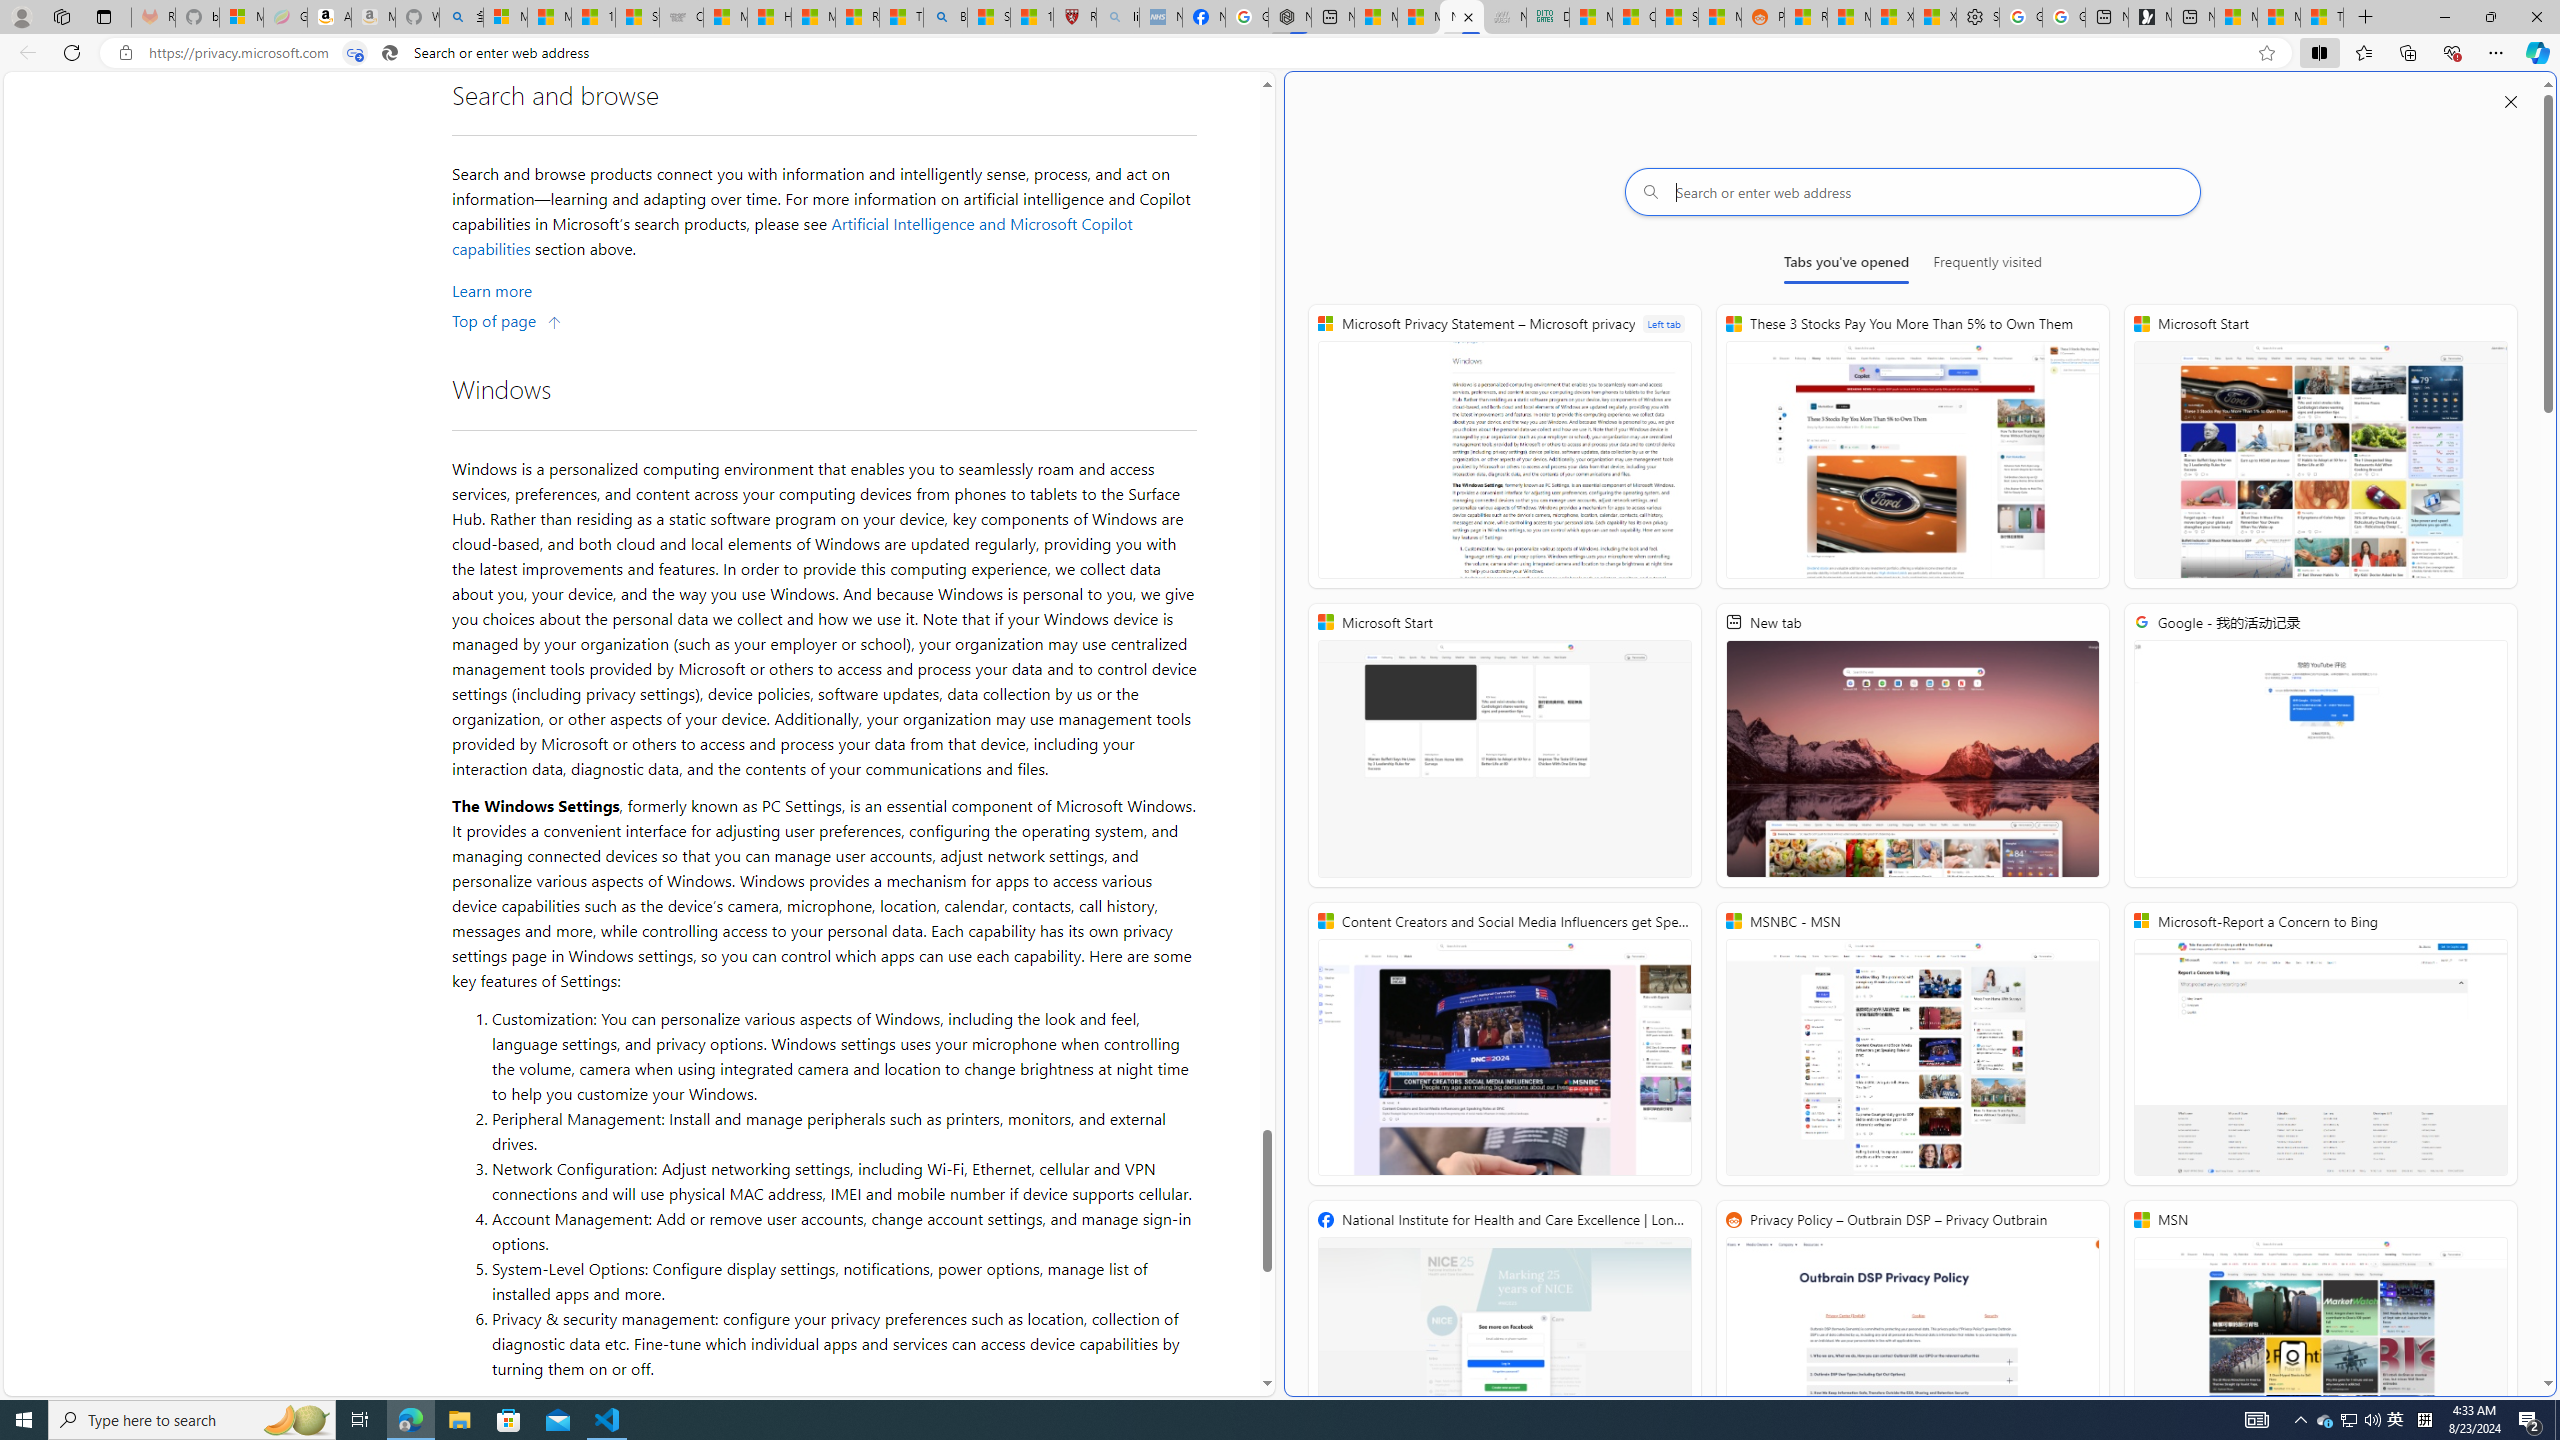 The width and height of the screenshot is (2560, 1440). What do you see at coordinates (792, 234) in the screenshot?
I see `'Artificial Intelligence and Microsoft Copilot capabilities'` at bounding box center [792, 234].